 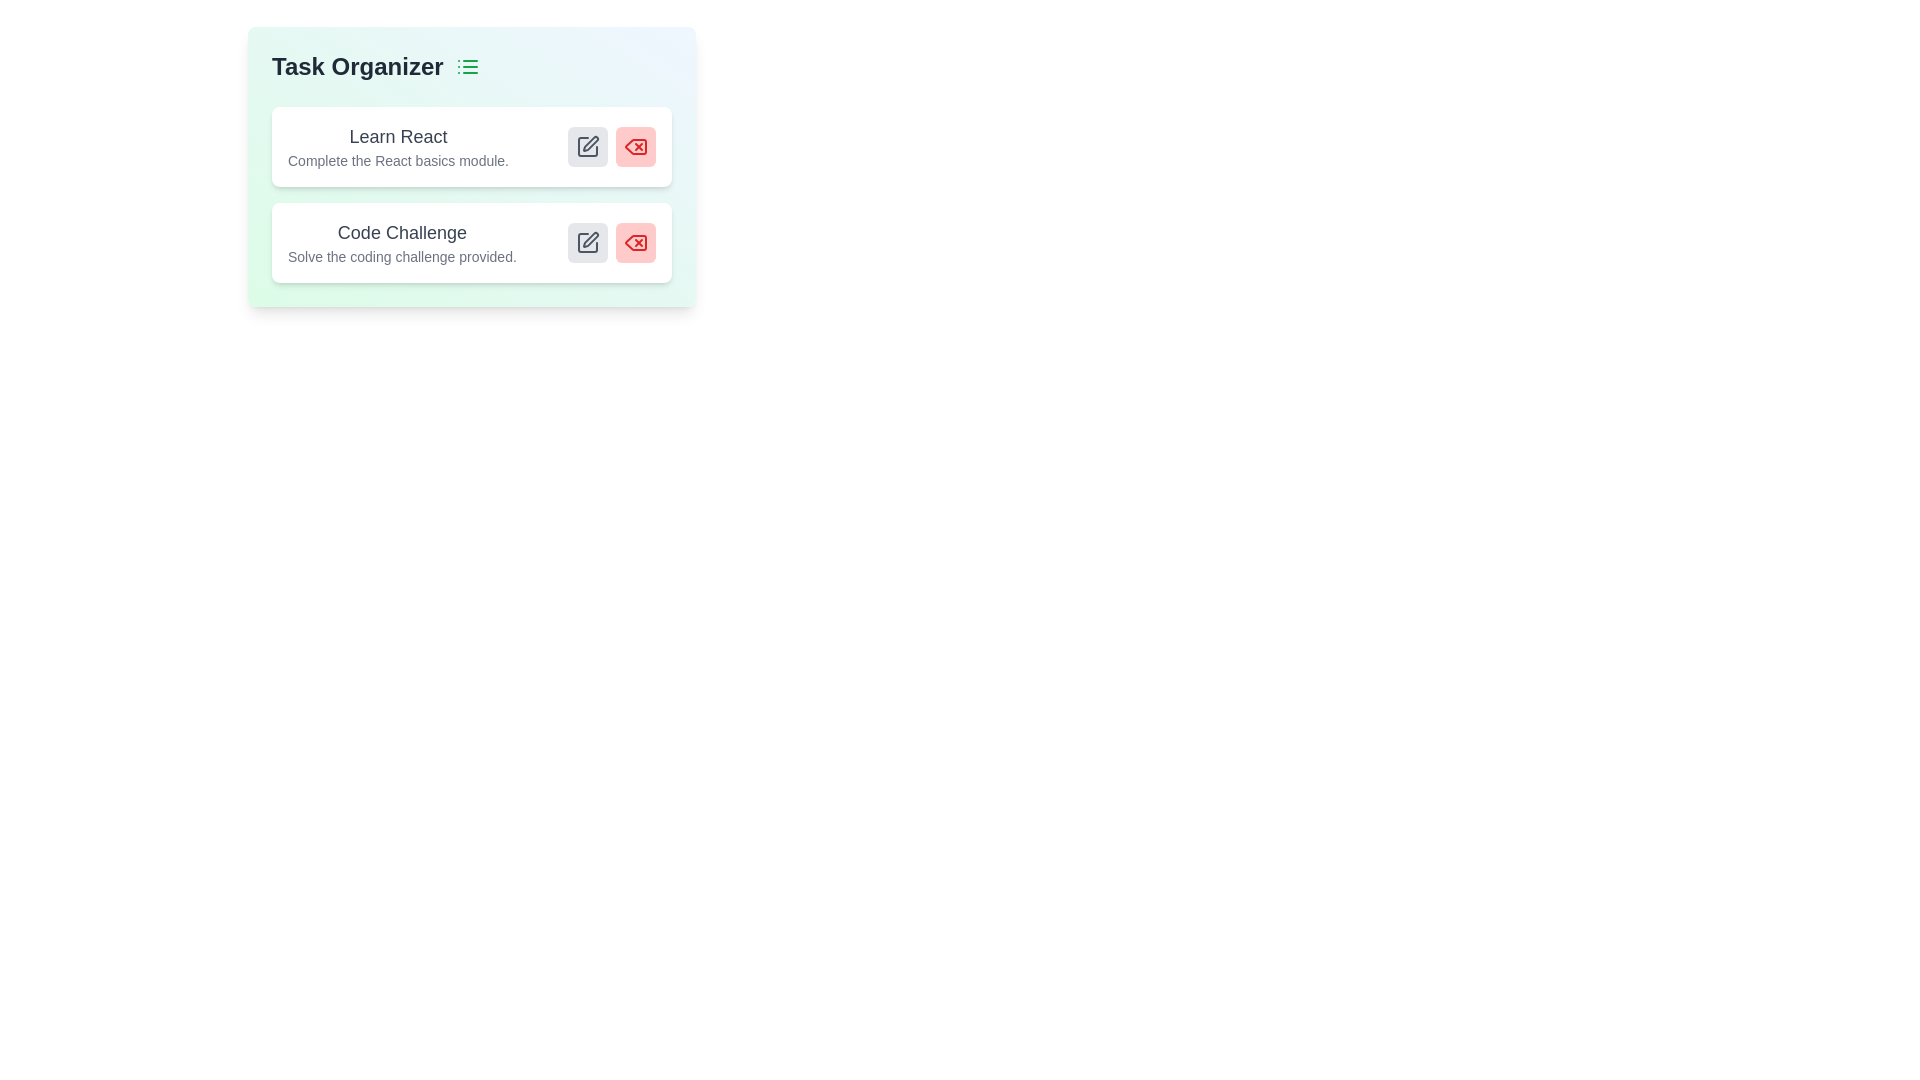 What do you see at coordinates (634, 145) in the screenshot?
I see `delete button for the task titled Learn React` at bounding box center [634, 145].